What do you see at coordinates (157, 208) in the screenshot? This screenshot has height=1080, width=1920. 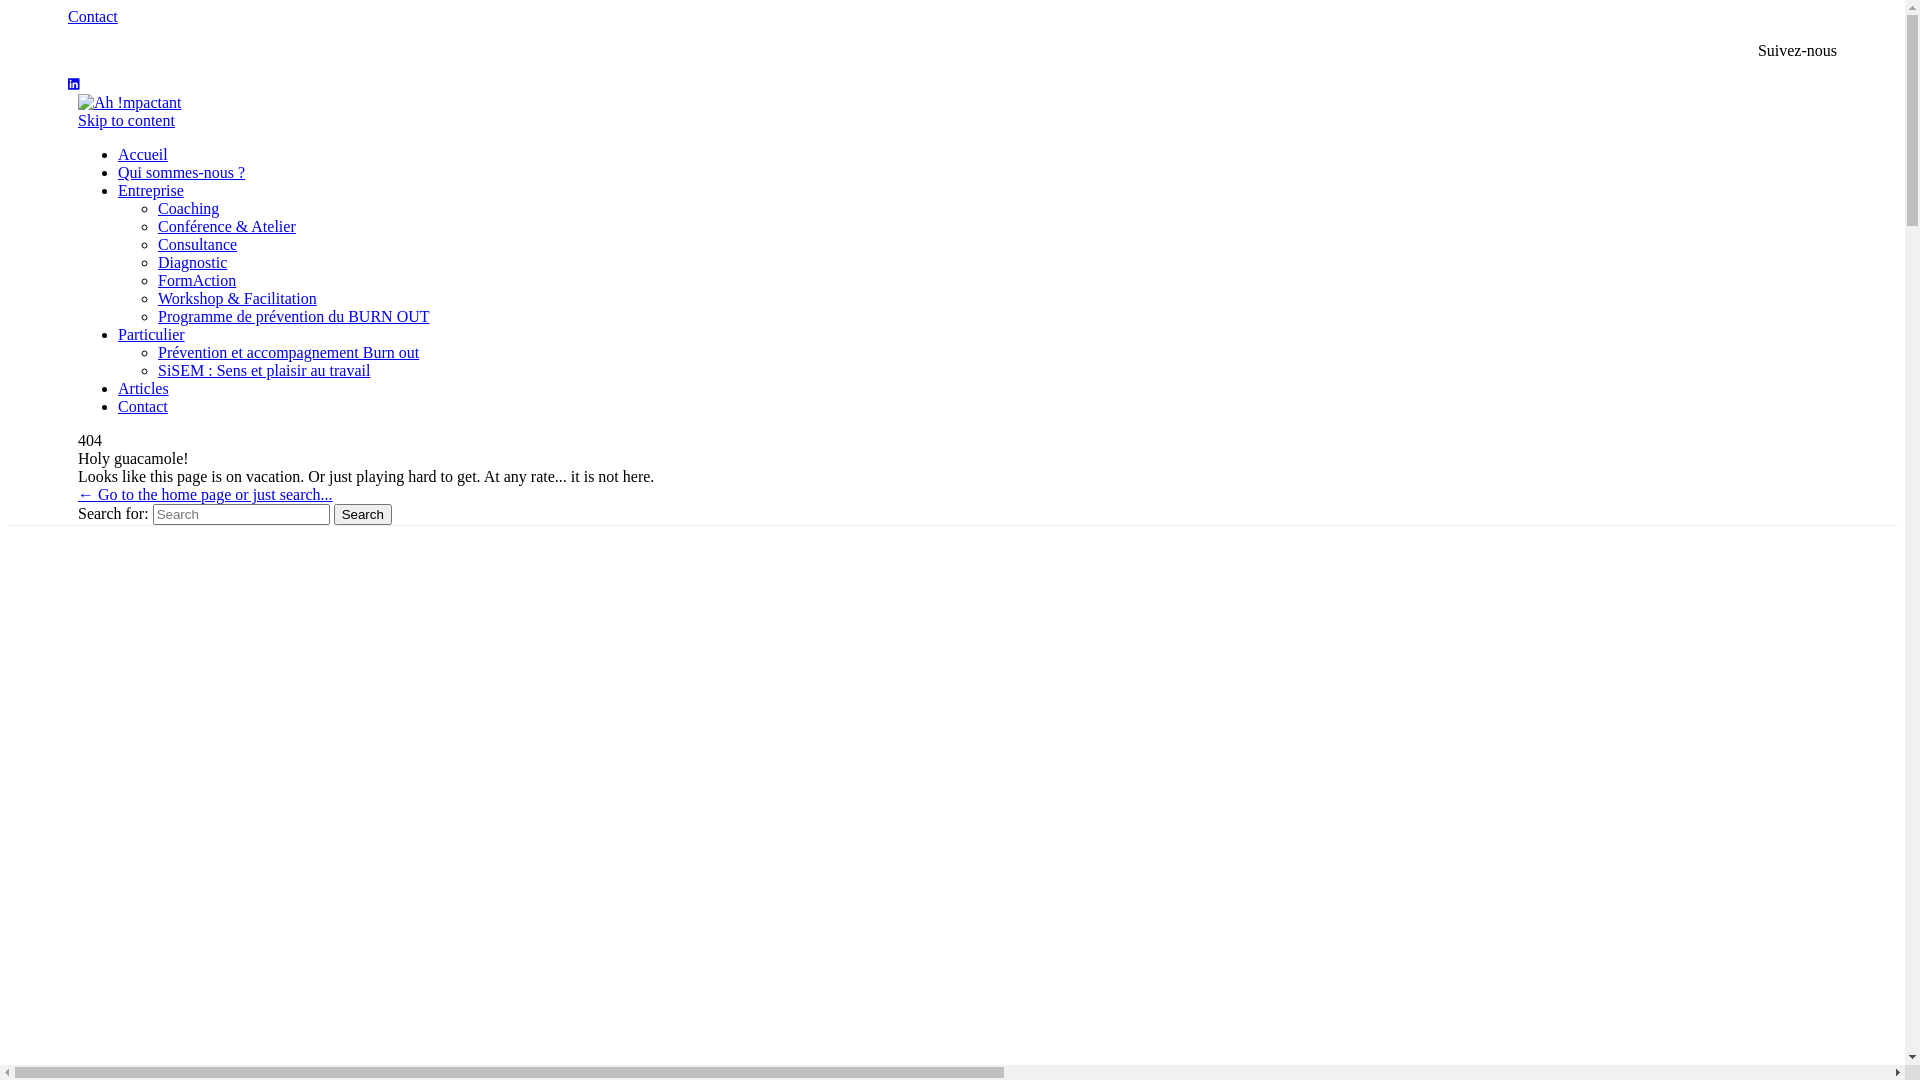 I see `'Coaching'` at bounding box center [157, 208].